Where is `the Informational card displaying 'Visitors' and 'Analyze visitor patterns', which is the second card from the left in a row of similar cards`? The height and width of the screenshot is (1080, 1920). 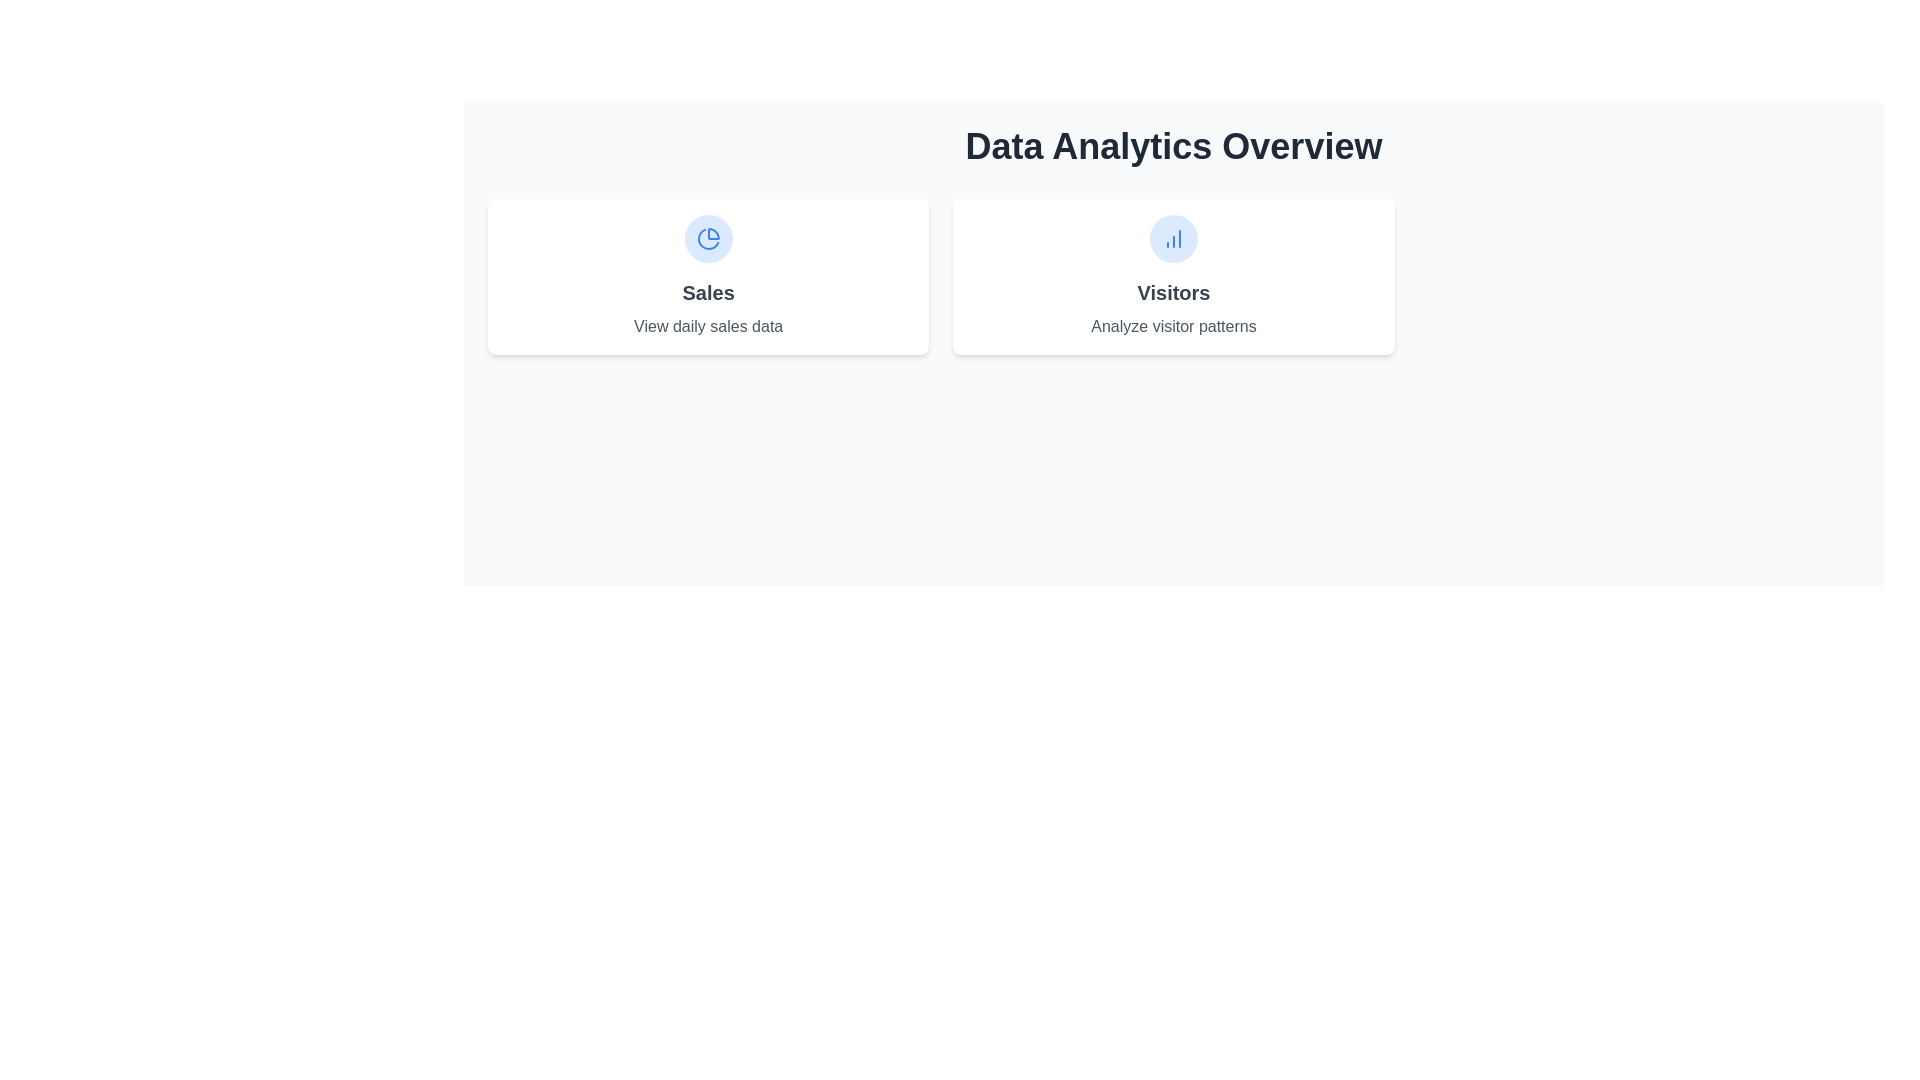
the Informational card displaying 'Visitors' and 'Analyze visitor patterns', which is the second card from the left in a row of similar cards is located at coordinates (1174, 277).